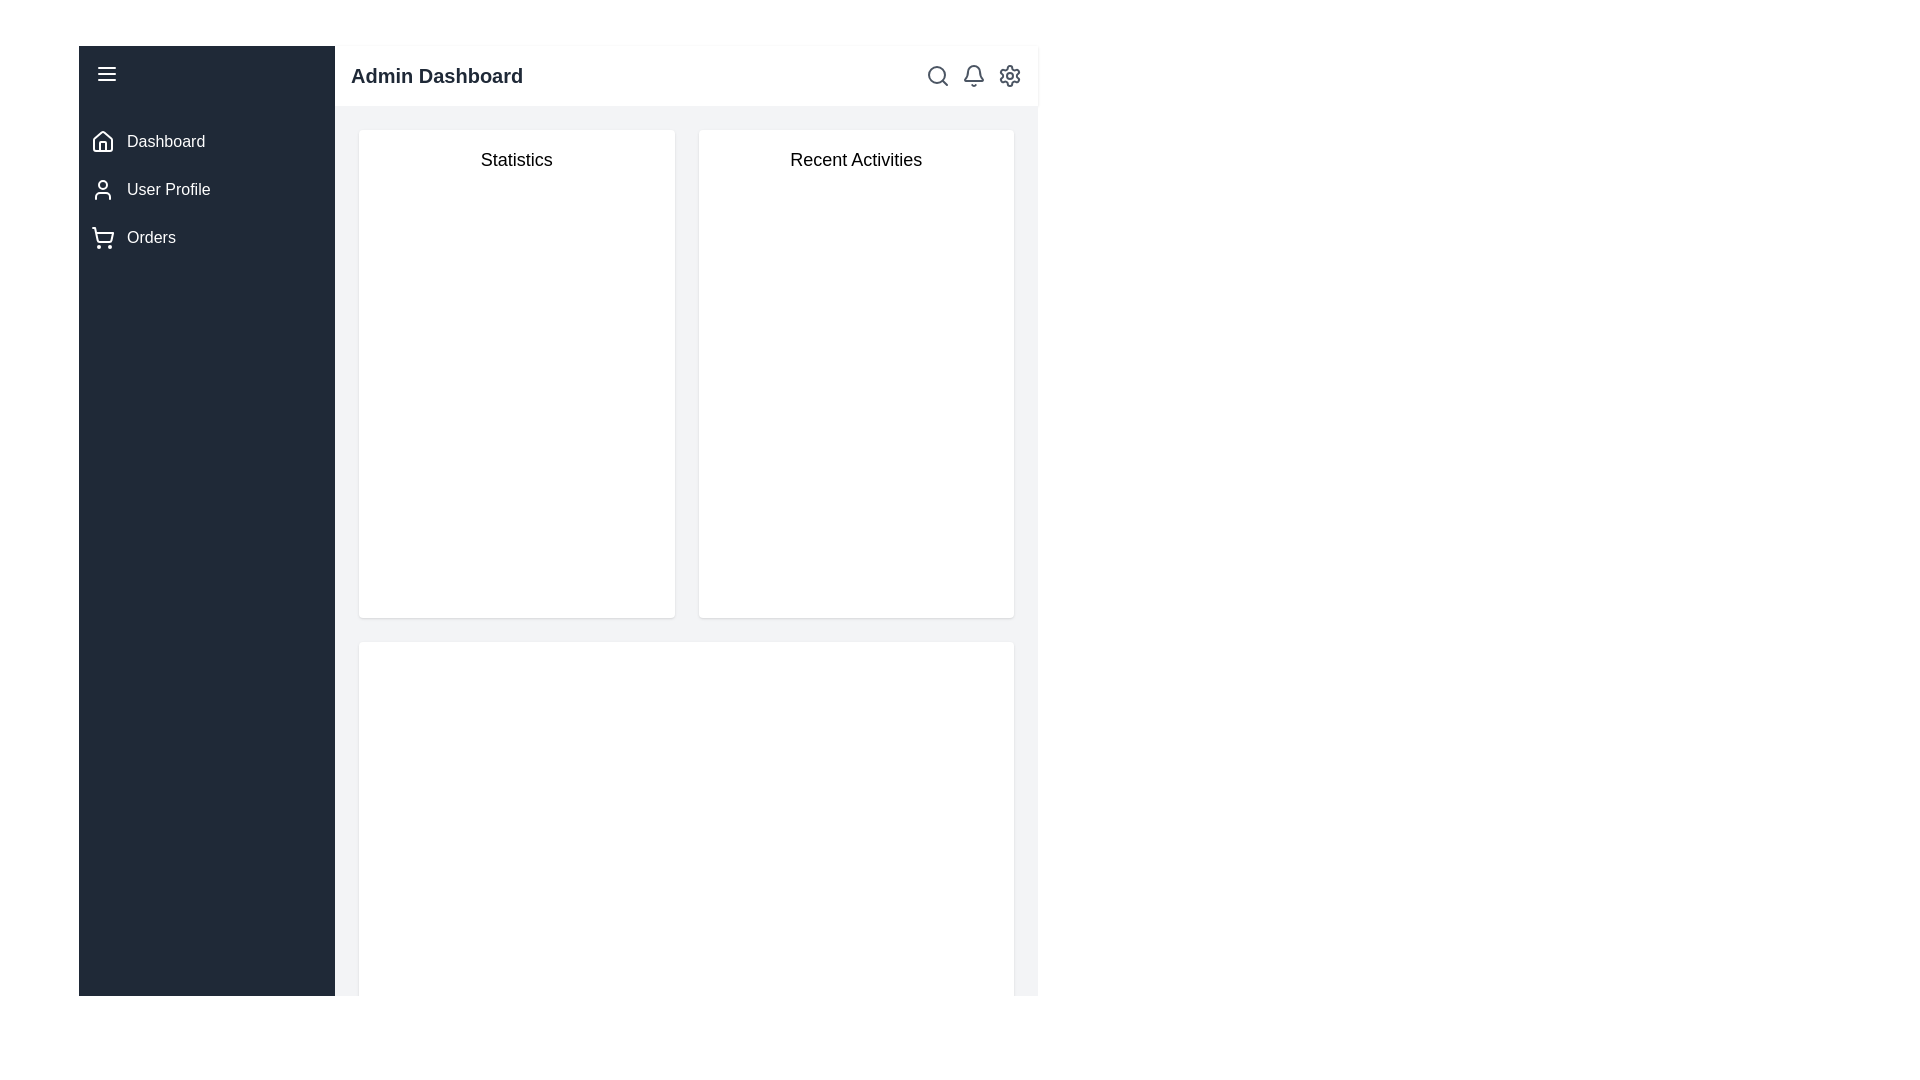 The width and height of the screenshot is (1920, 1080). I want to click on the 'User Profile' menu item in the vertical sidebar, so click(206, 189).